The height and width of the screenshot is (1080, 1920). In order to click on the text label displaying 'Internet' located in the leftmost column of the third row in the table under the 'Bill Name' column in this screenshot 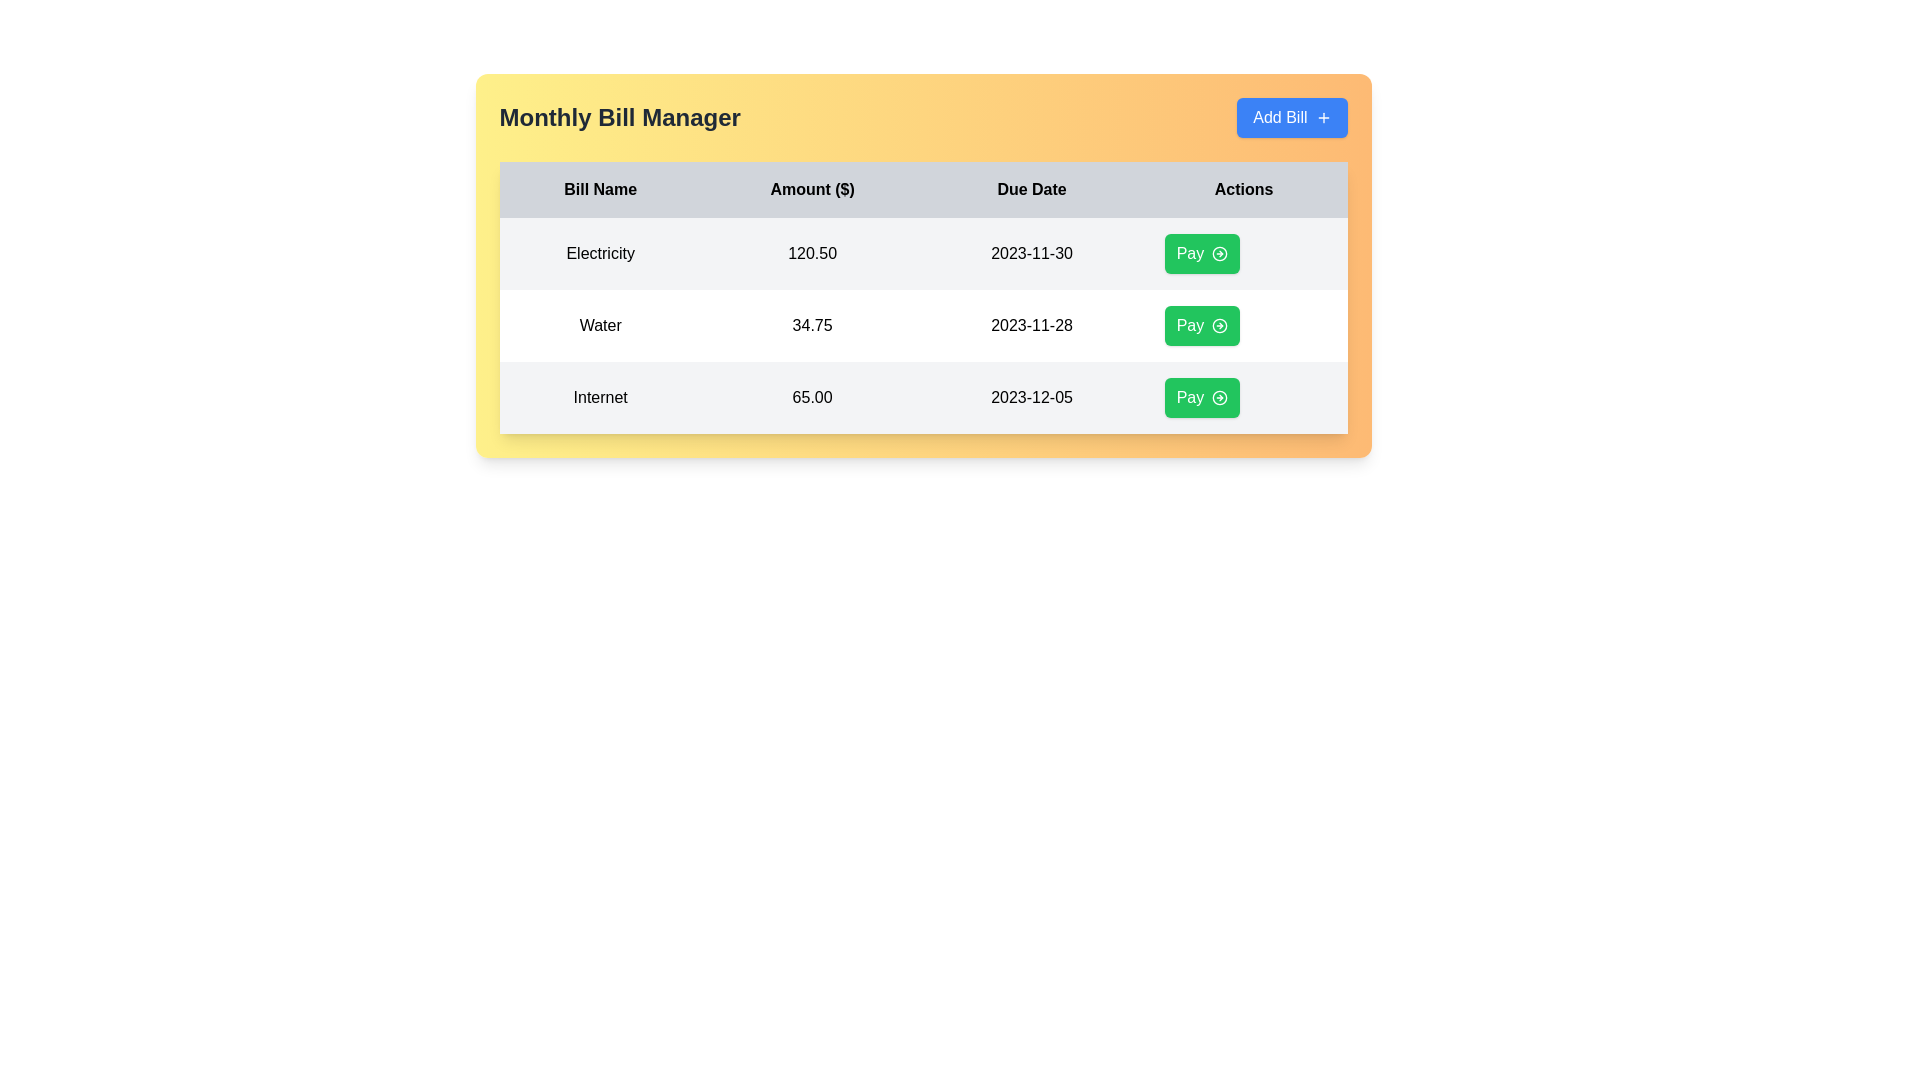, I will do `click(599, 397)`.